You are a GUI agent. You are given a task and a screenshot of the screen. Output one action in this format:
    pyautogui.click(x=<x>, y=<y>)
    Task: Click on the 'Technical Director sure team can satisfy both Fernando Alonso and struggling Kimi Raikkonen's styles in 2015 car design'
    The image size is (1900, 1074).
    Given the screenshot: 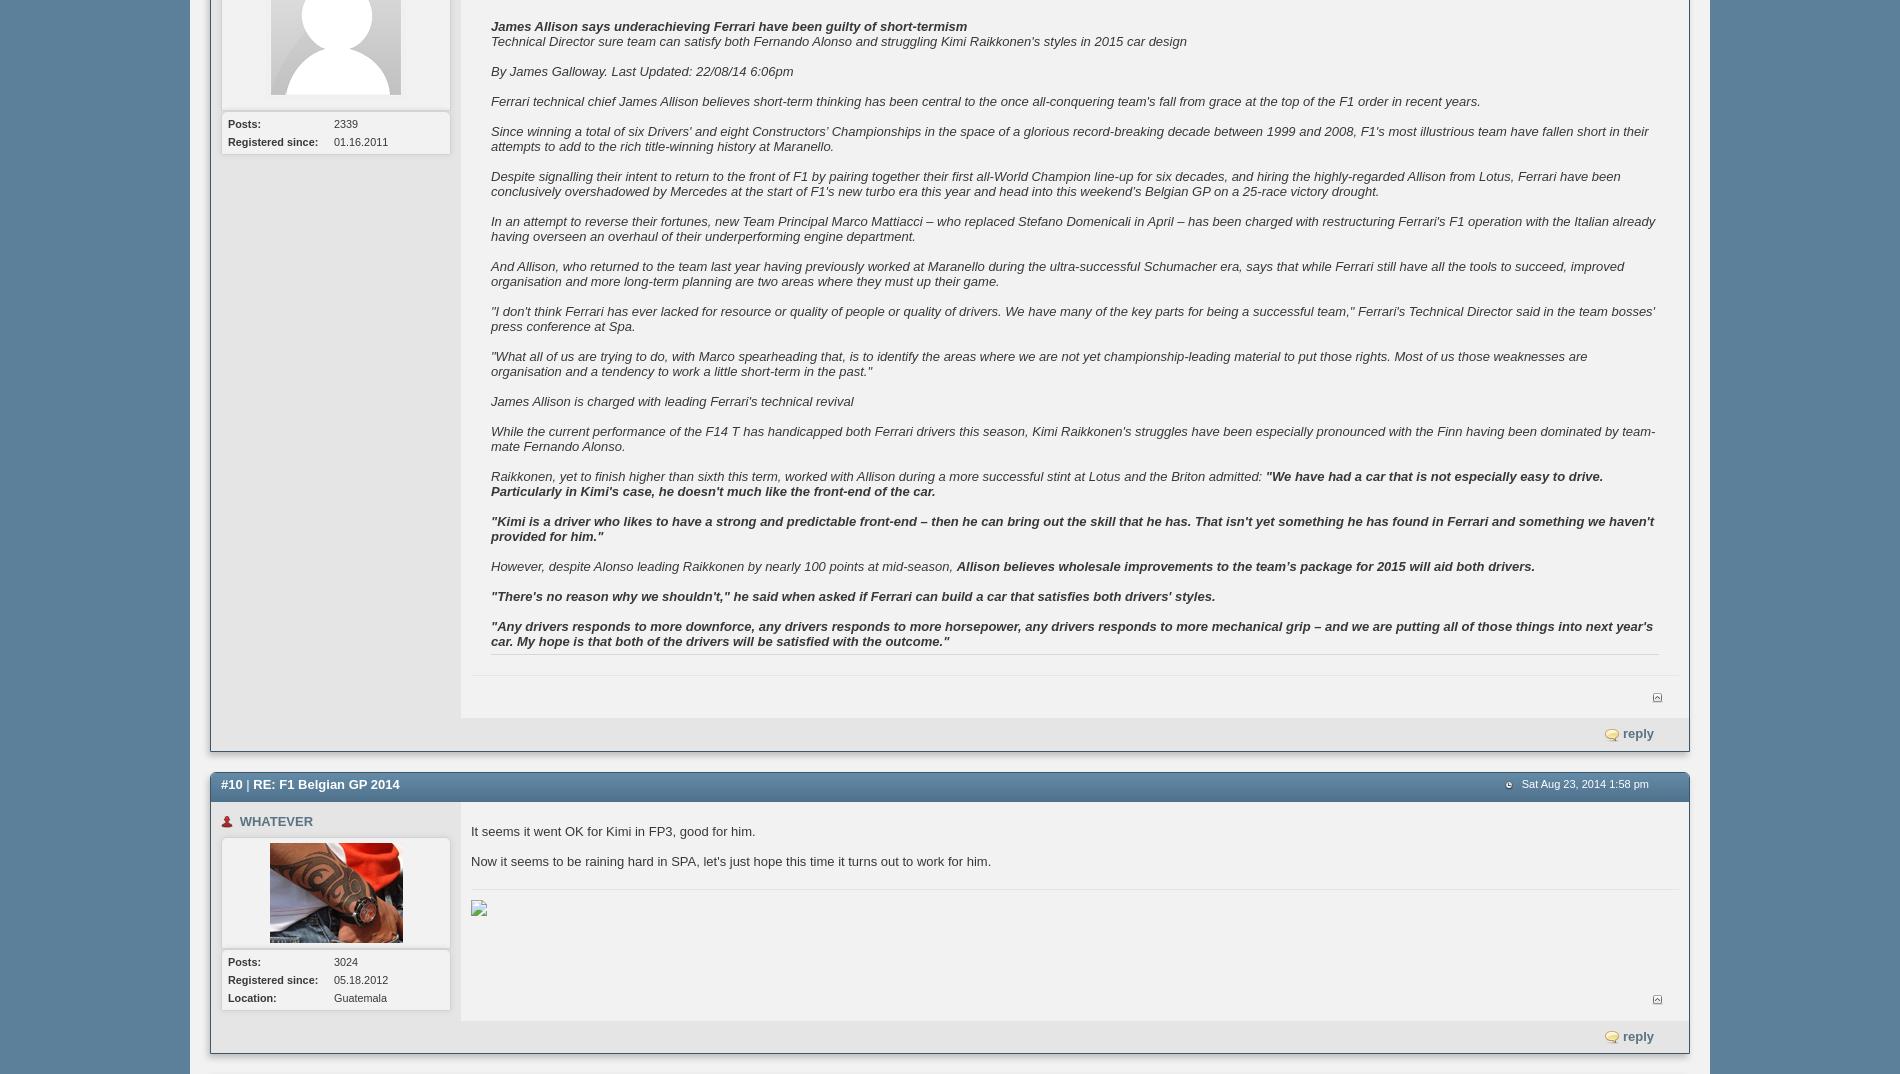 What is the action you would take?
    pyautogui.click(x=837, y=40)
    